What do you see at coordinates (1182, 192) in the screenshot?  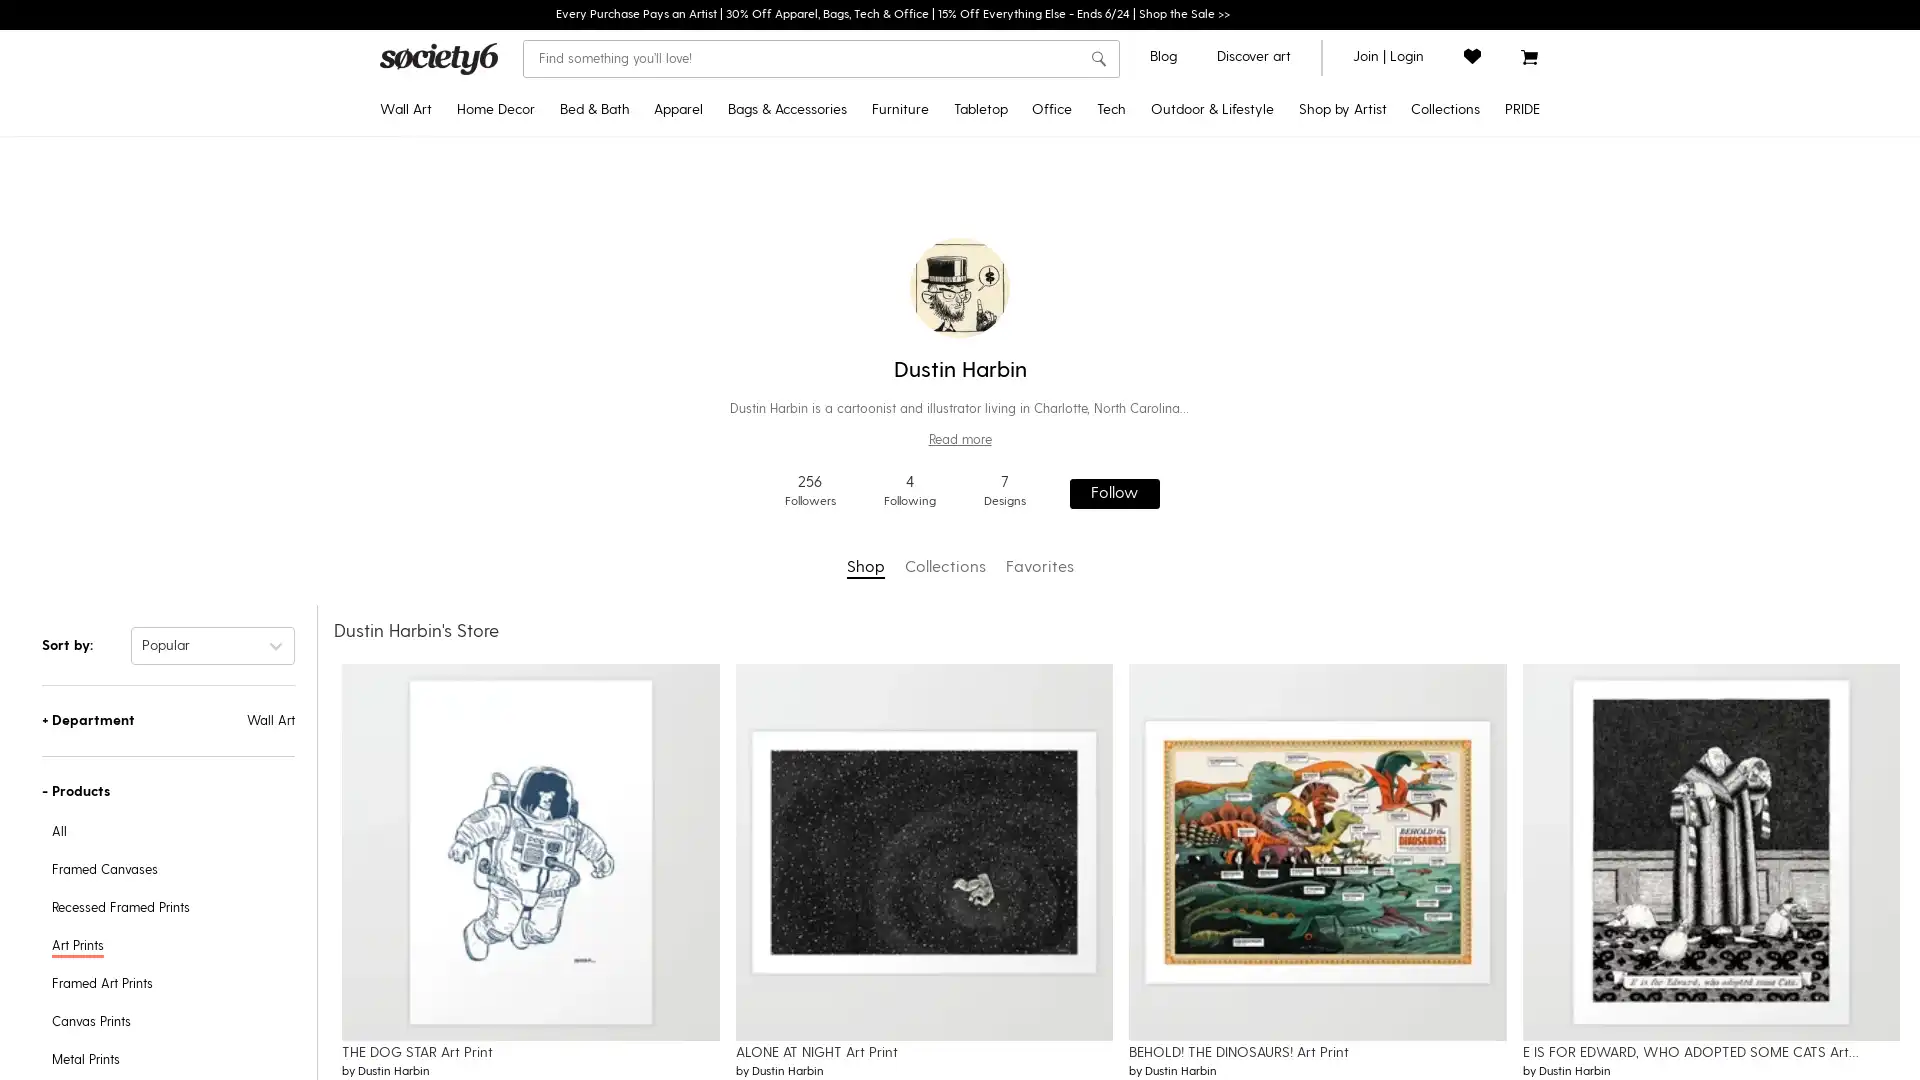 I see `Android Cases` at bounding box center [1182, 192].